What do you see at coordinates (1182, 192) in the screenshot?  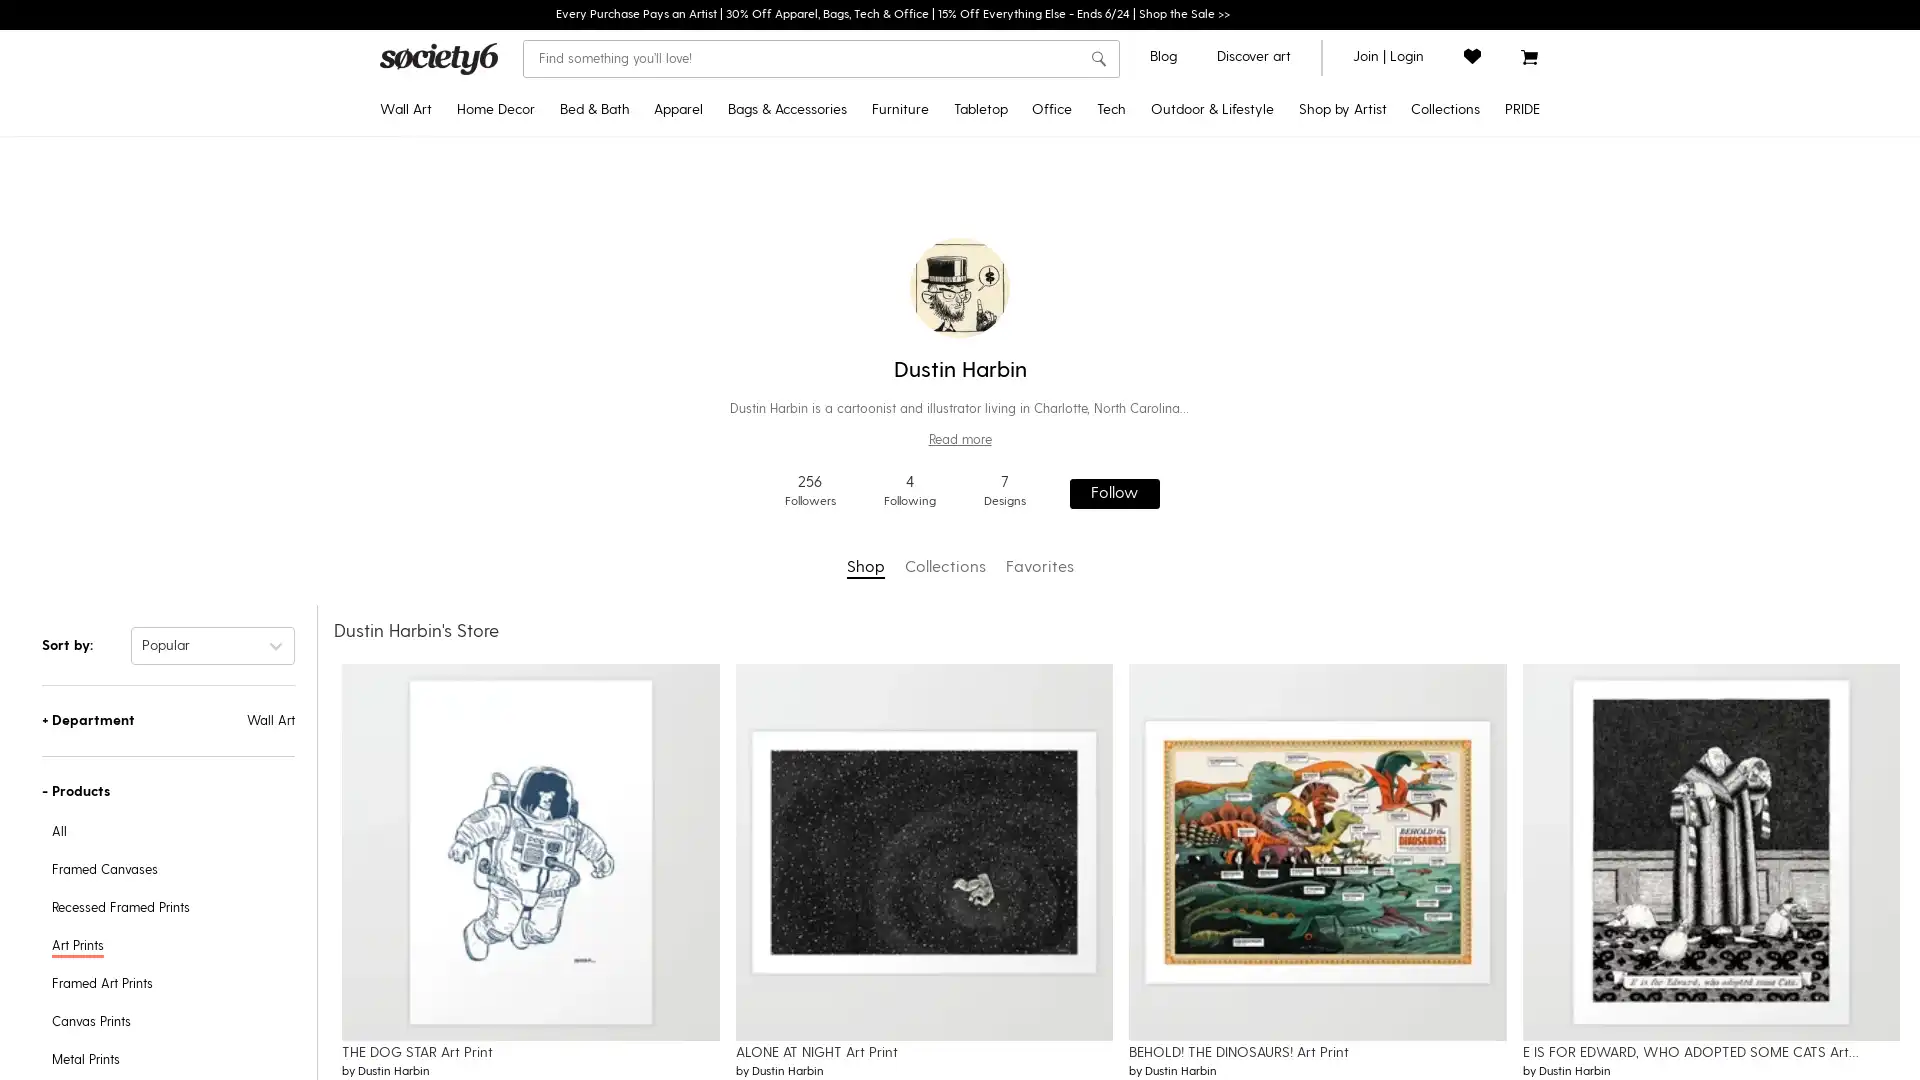 I see `Android Cases` at bounding box center [1182, 192].